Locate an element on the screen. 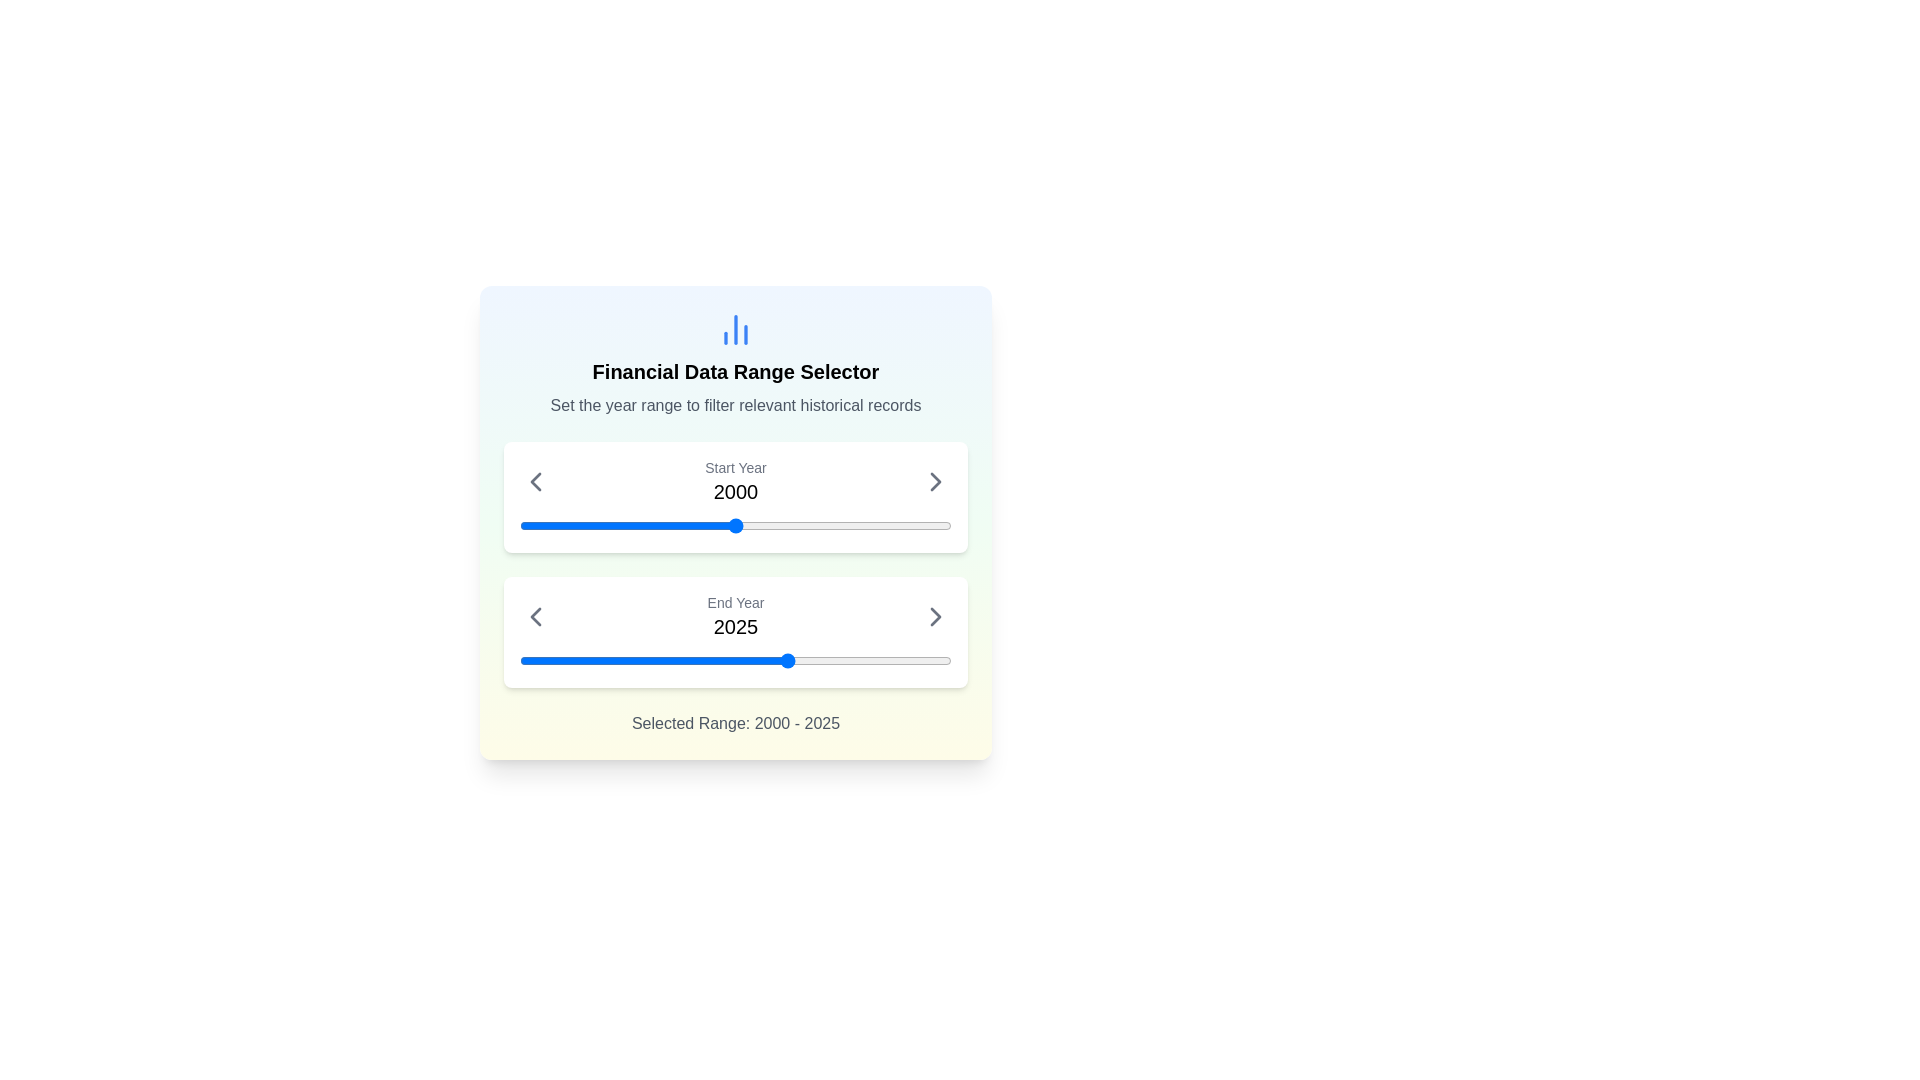 The image size is (1920, 1080). the Text label indicating the purpose of the adjacent year value and slider for selecting the start year, located above the year value '2000' is located at coordinates (734, 467).